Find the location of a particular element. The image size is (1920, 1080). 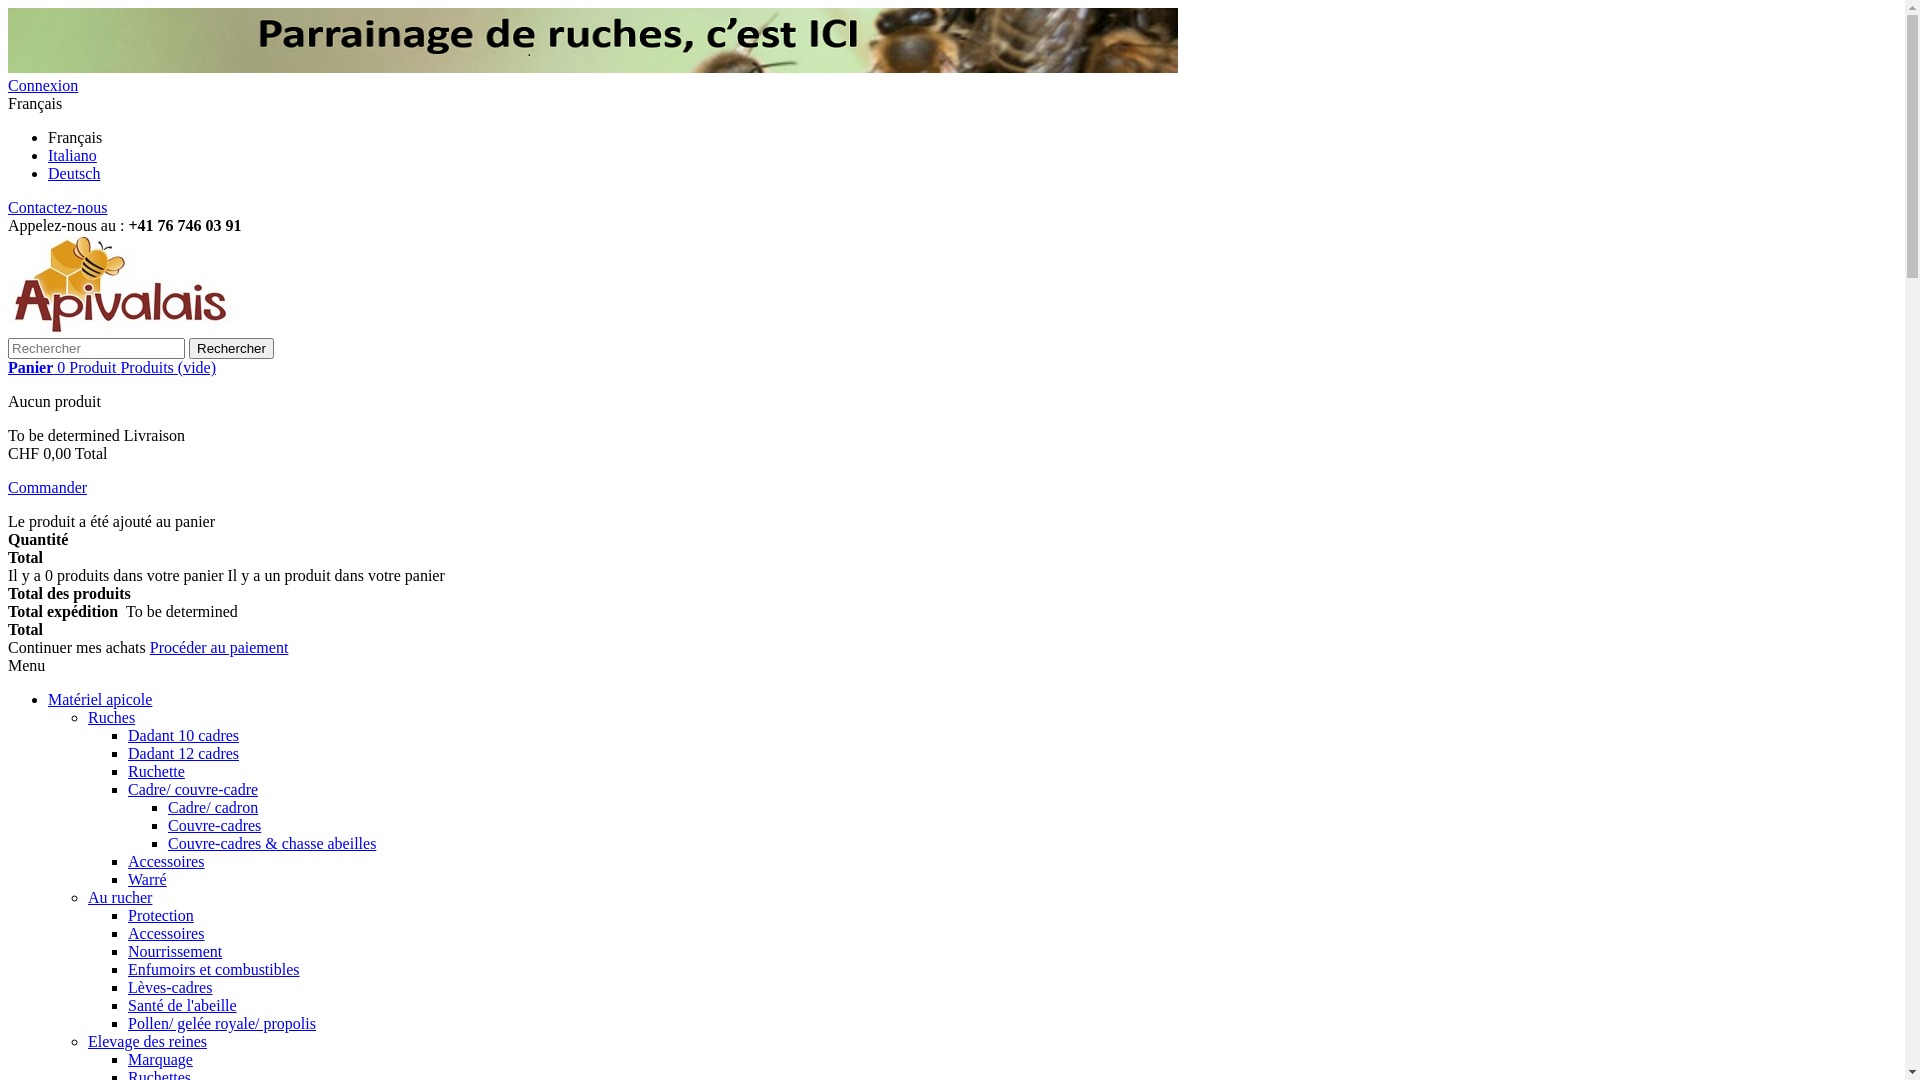

'Au rucher' is located at coordinates (119, 896).